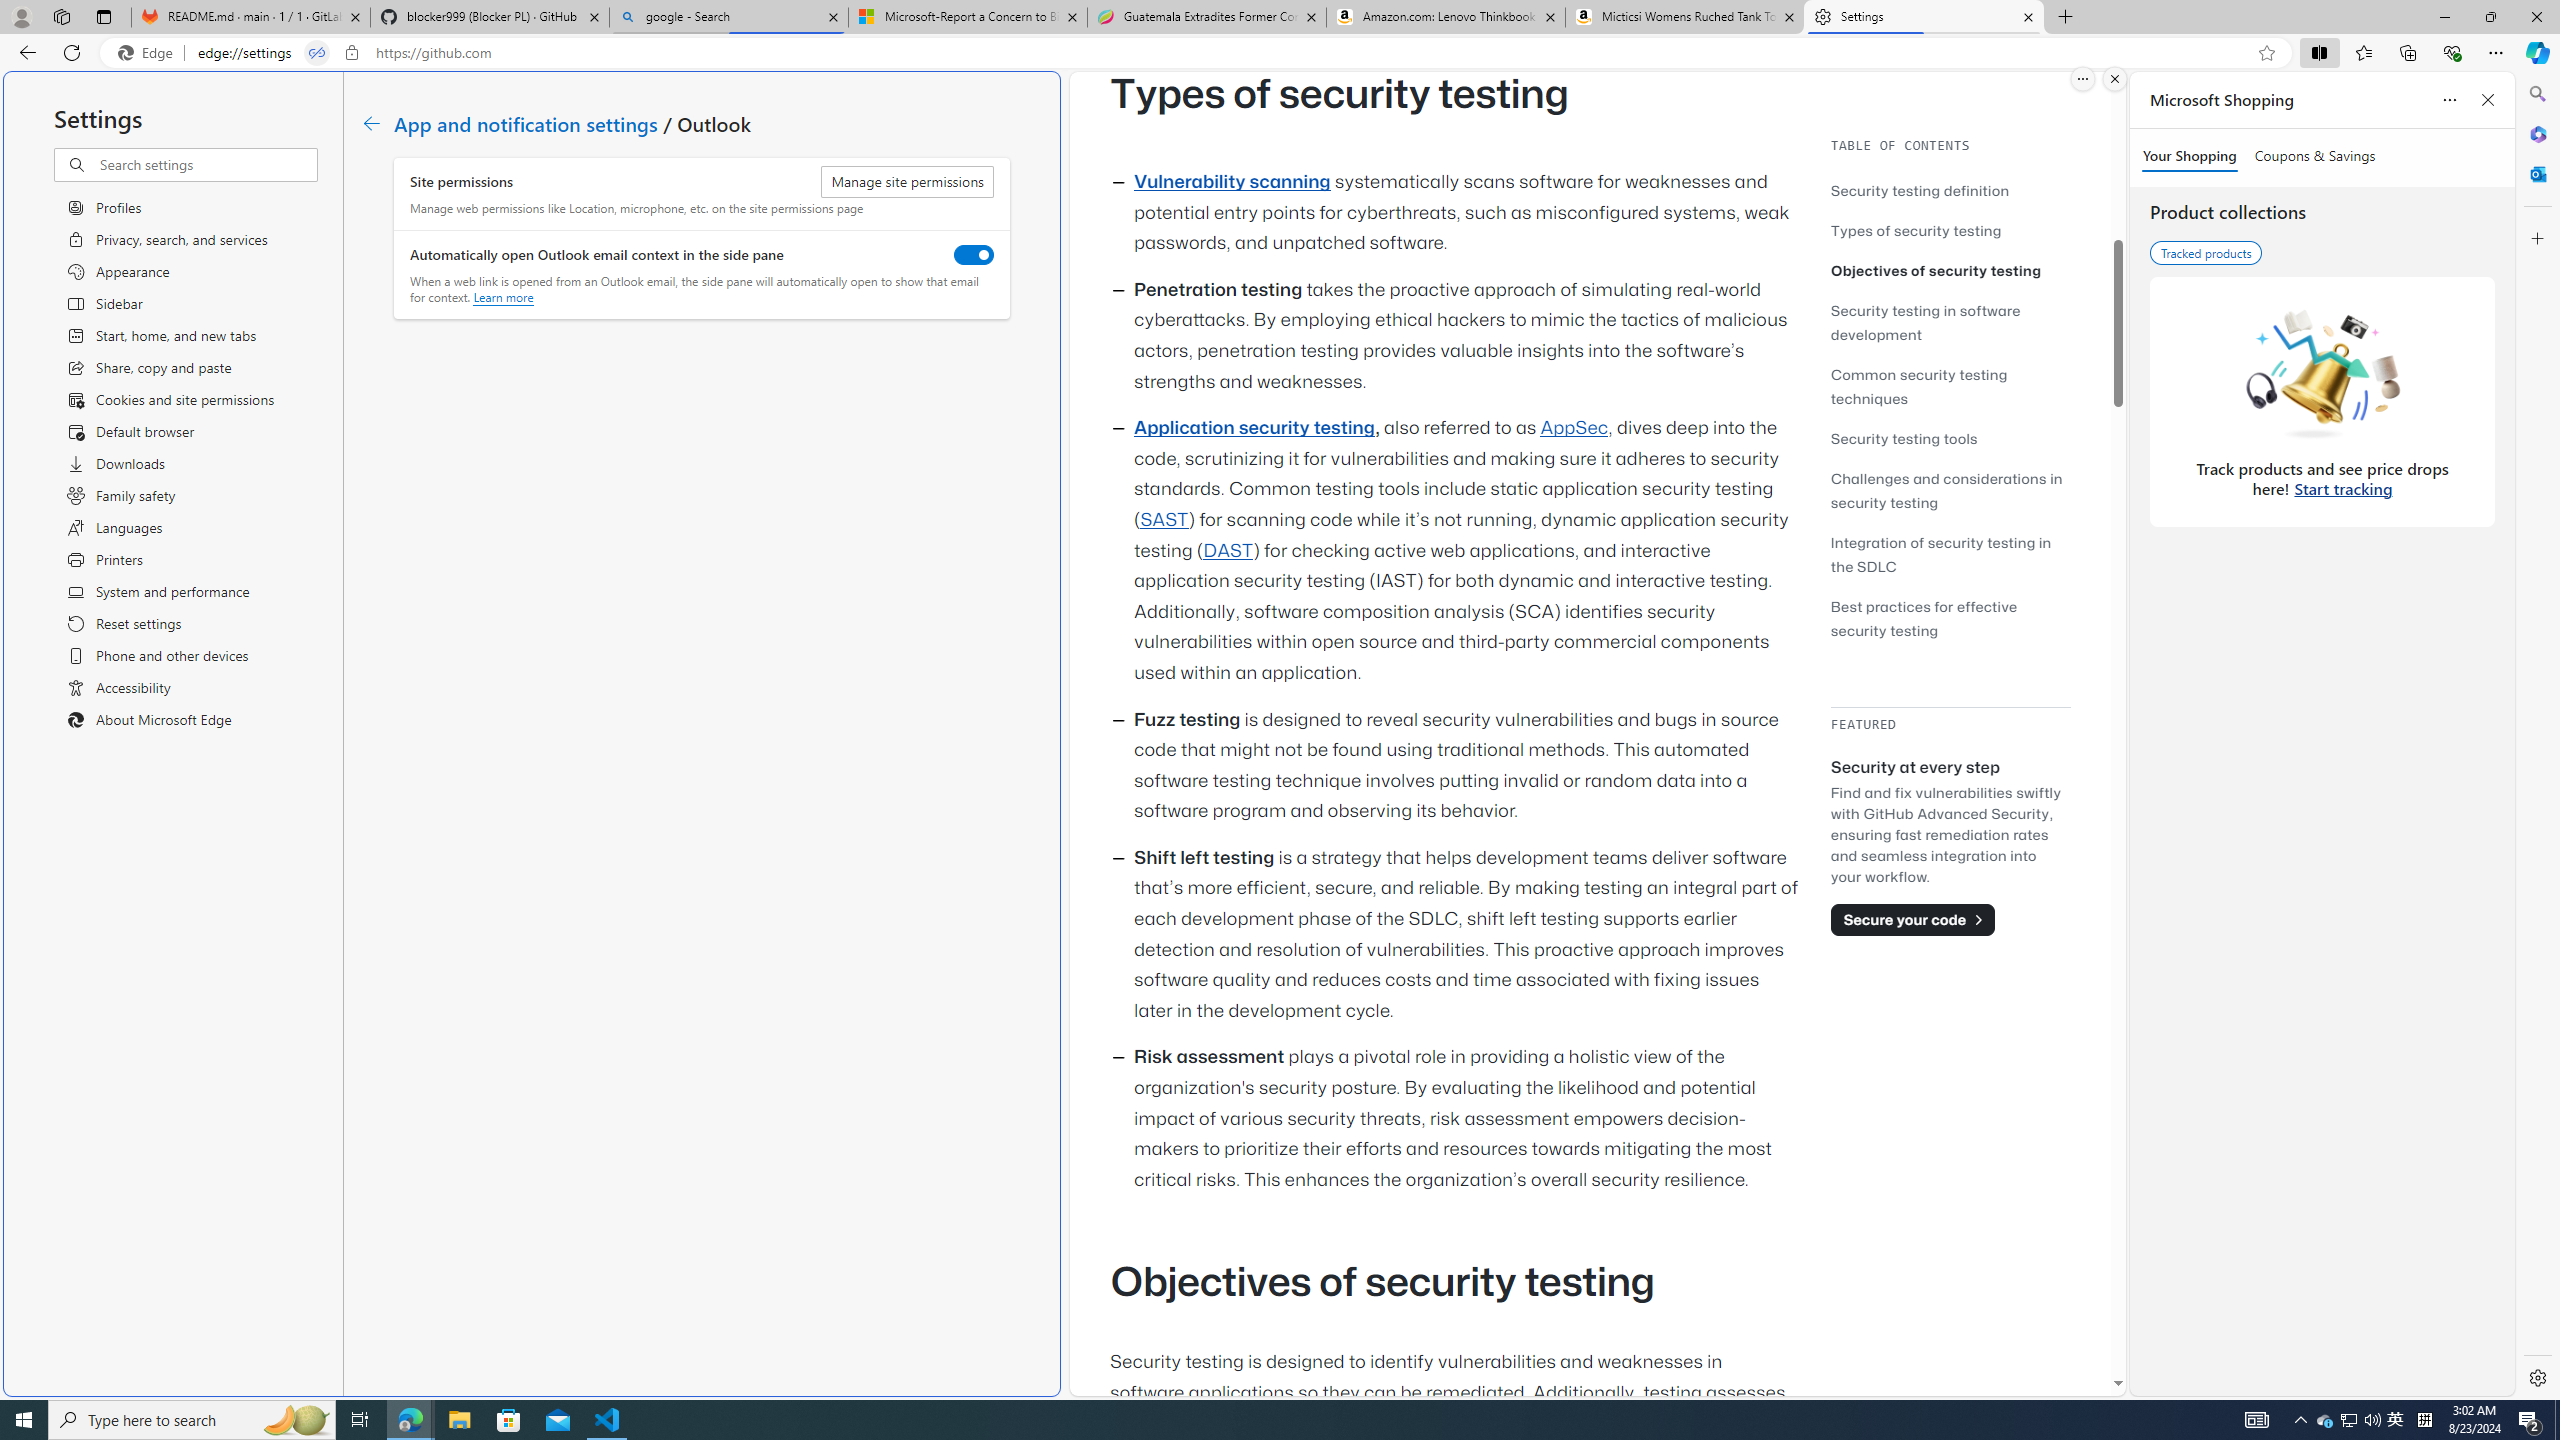 The height and width of the screenshot is (1440, 2560). I want to click on 'Security testing definition', so click(1920, 189).